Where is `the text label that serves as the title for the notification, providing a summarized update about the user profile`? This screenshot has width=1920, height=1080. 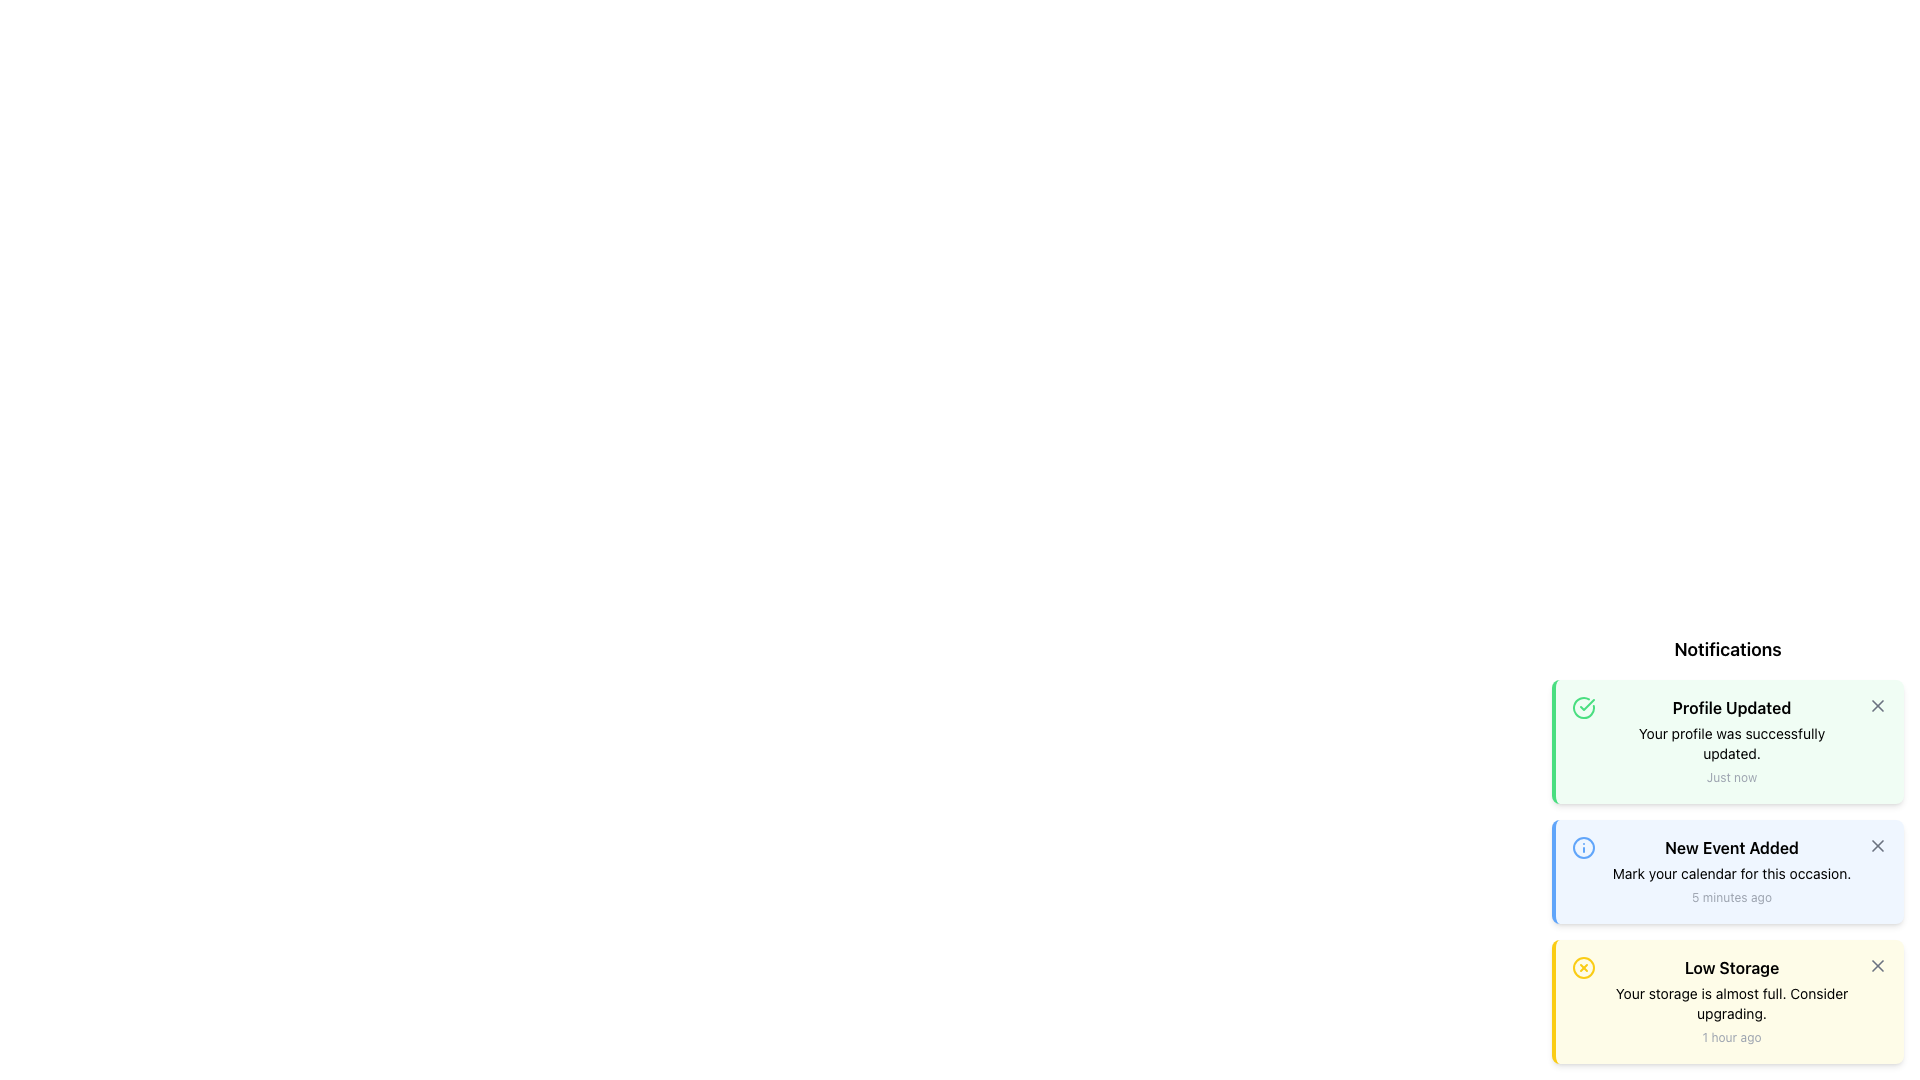
the text label that serves as the title for the notification, providing a summarized update about the user profile is located at coordinates (1731, 707).